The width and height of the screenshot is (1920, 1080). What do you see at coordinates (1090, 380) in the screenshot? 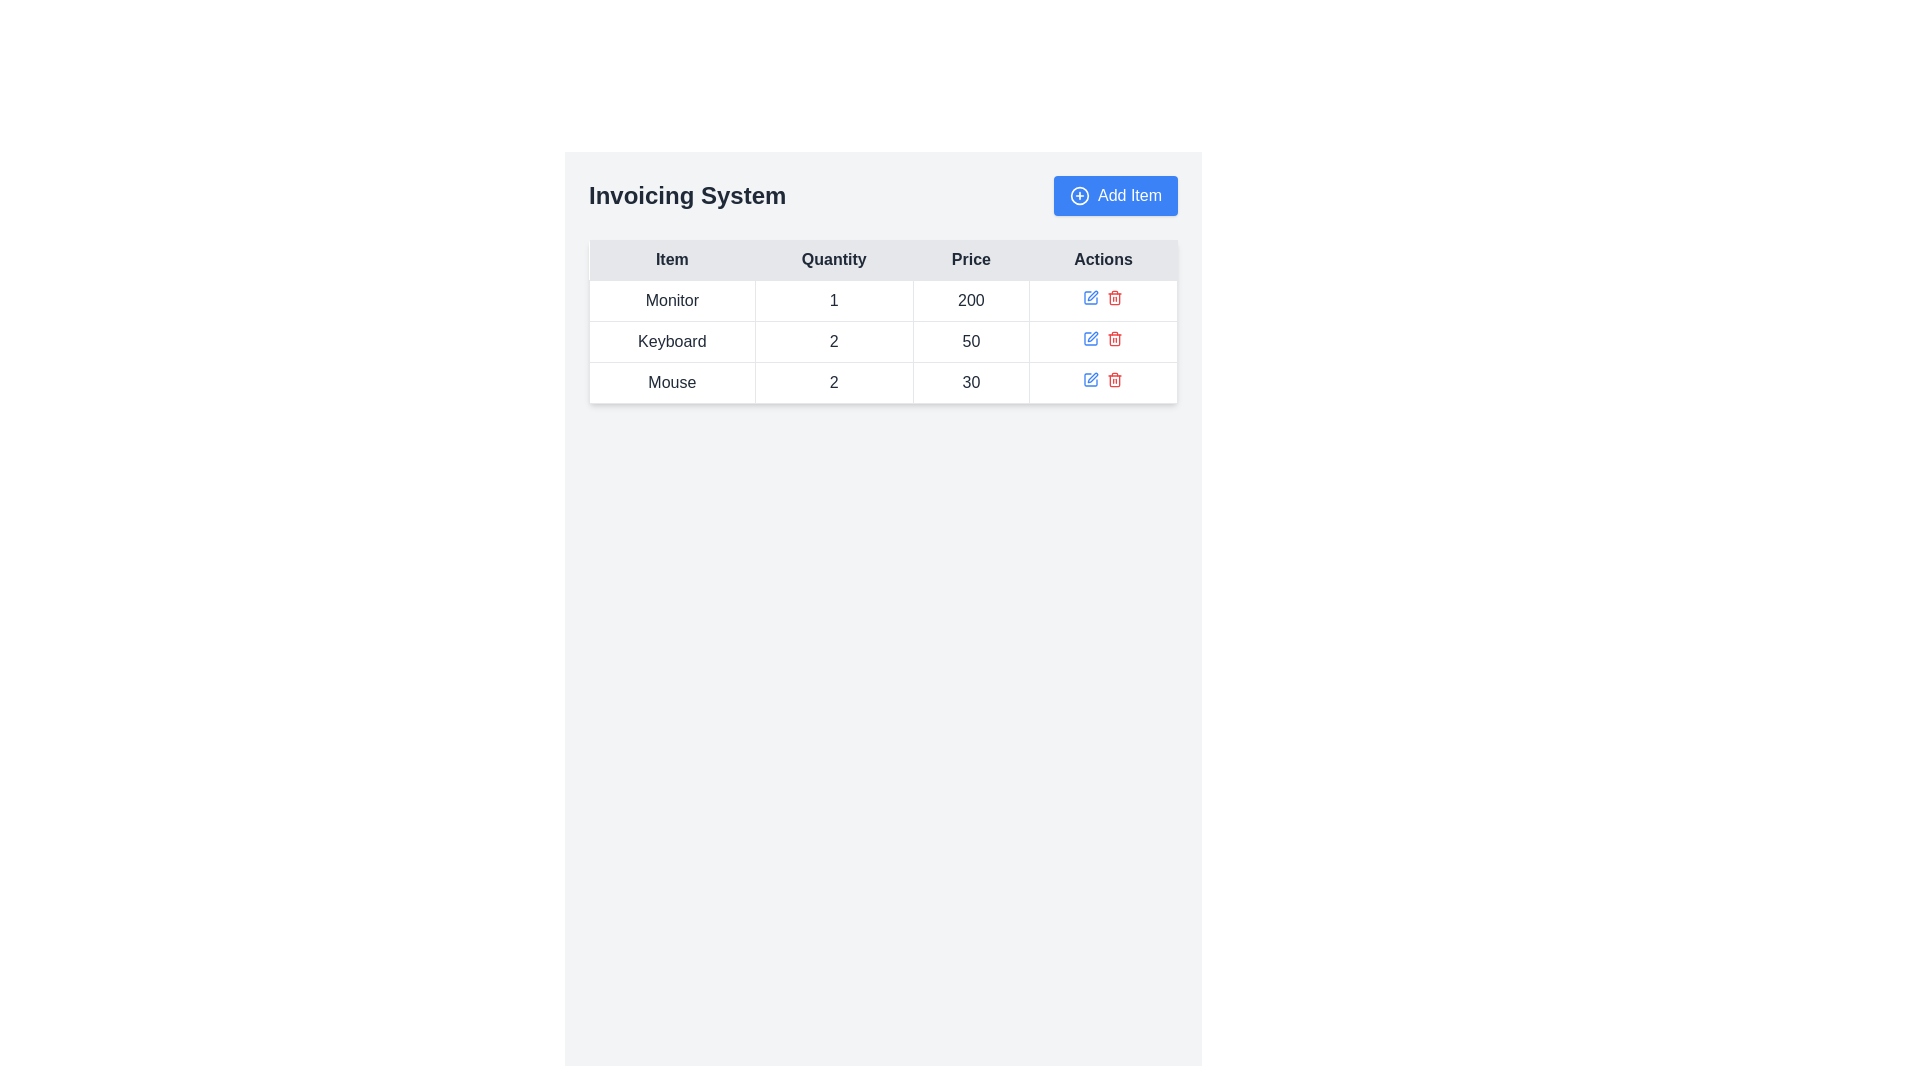
I see `the blue pen icon button in the 'Actions' column of the table corresponding to the 'Mouse' item` at bounding box center [1090, 380].